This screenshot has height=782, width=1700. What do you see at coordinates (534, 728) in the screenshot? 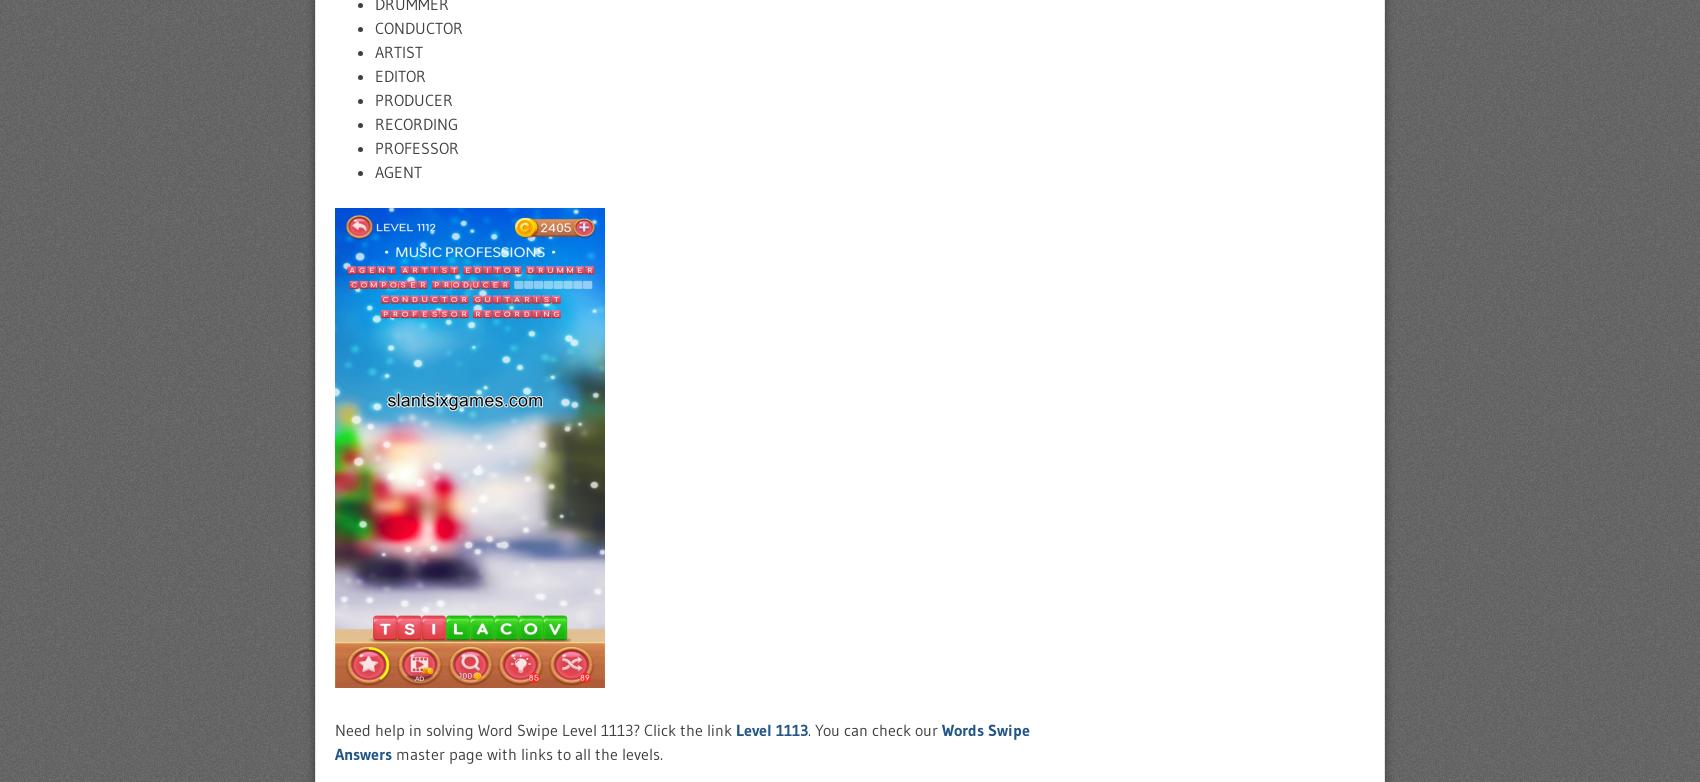
I see `'Need help in solving Word Swipe Level 1113? Click the link'` at bounding box center [534, 728].